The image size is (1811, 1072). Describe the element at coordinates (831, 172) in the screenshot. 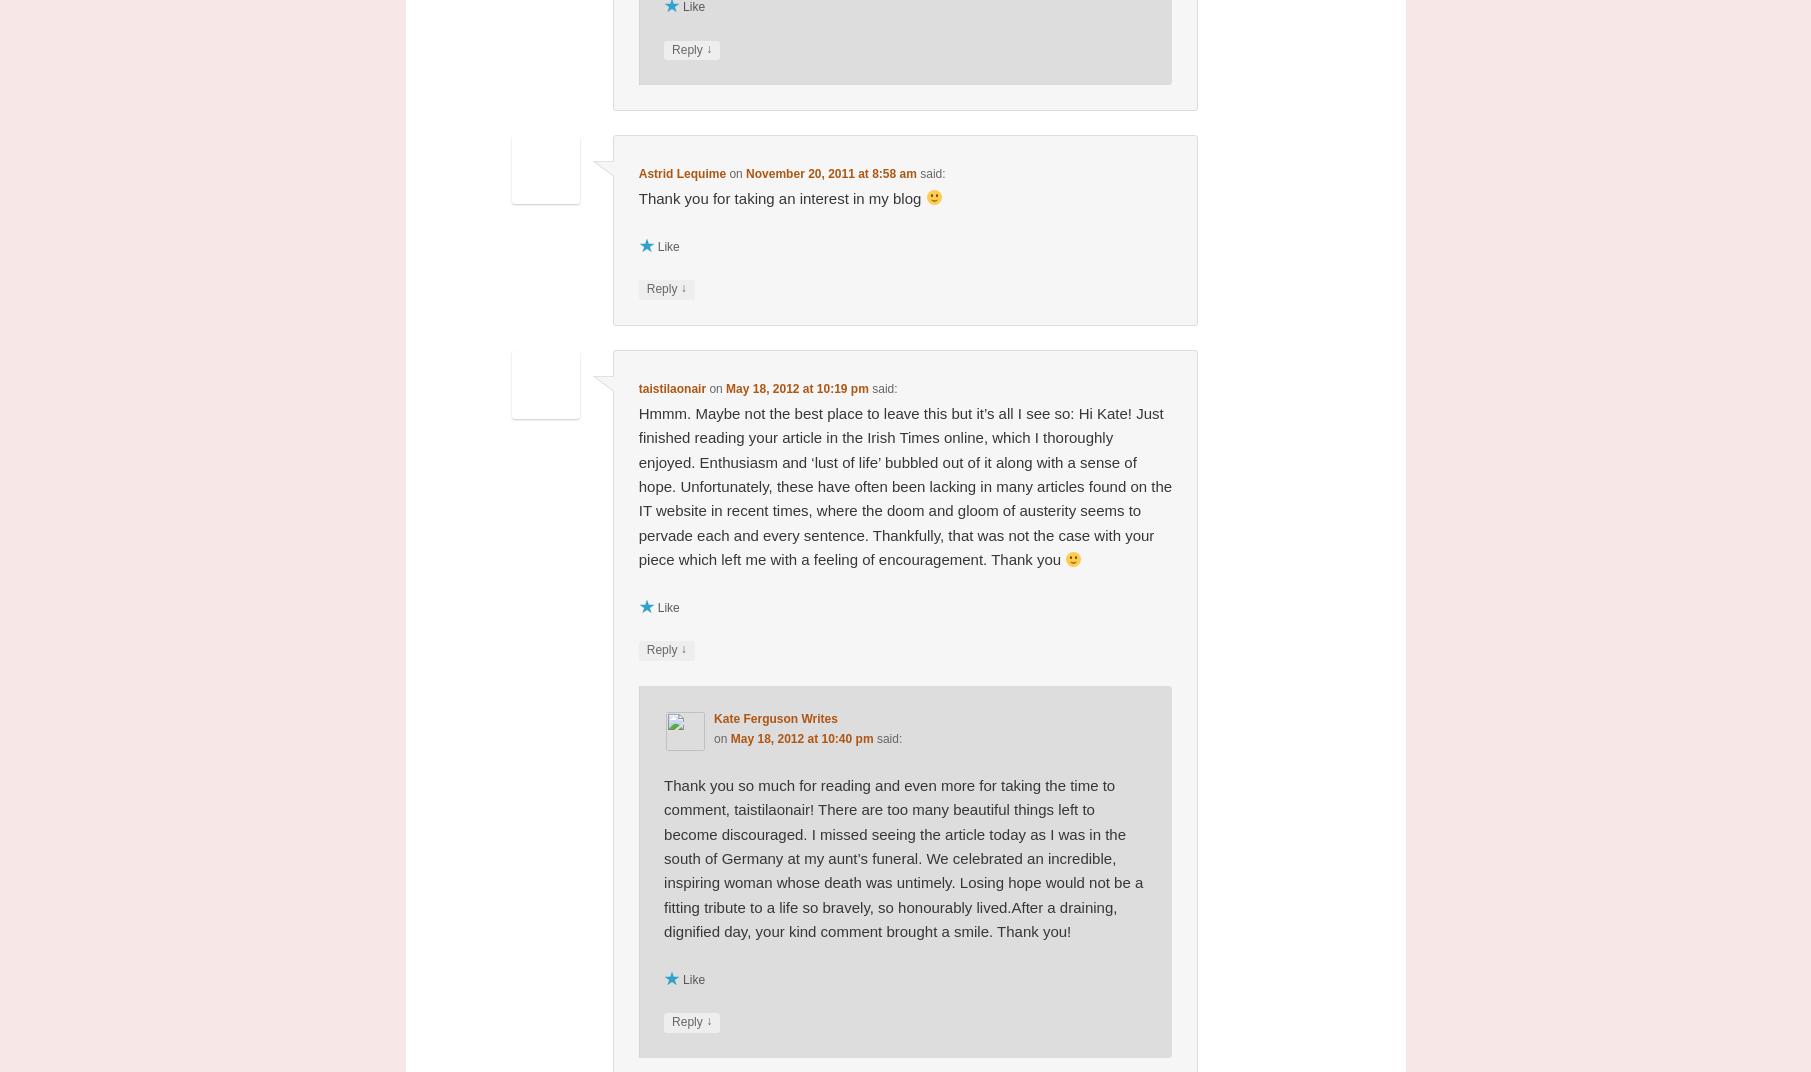

I see `'November 20, 2011 at 8:58 am'` at that location.